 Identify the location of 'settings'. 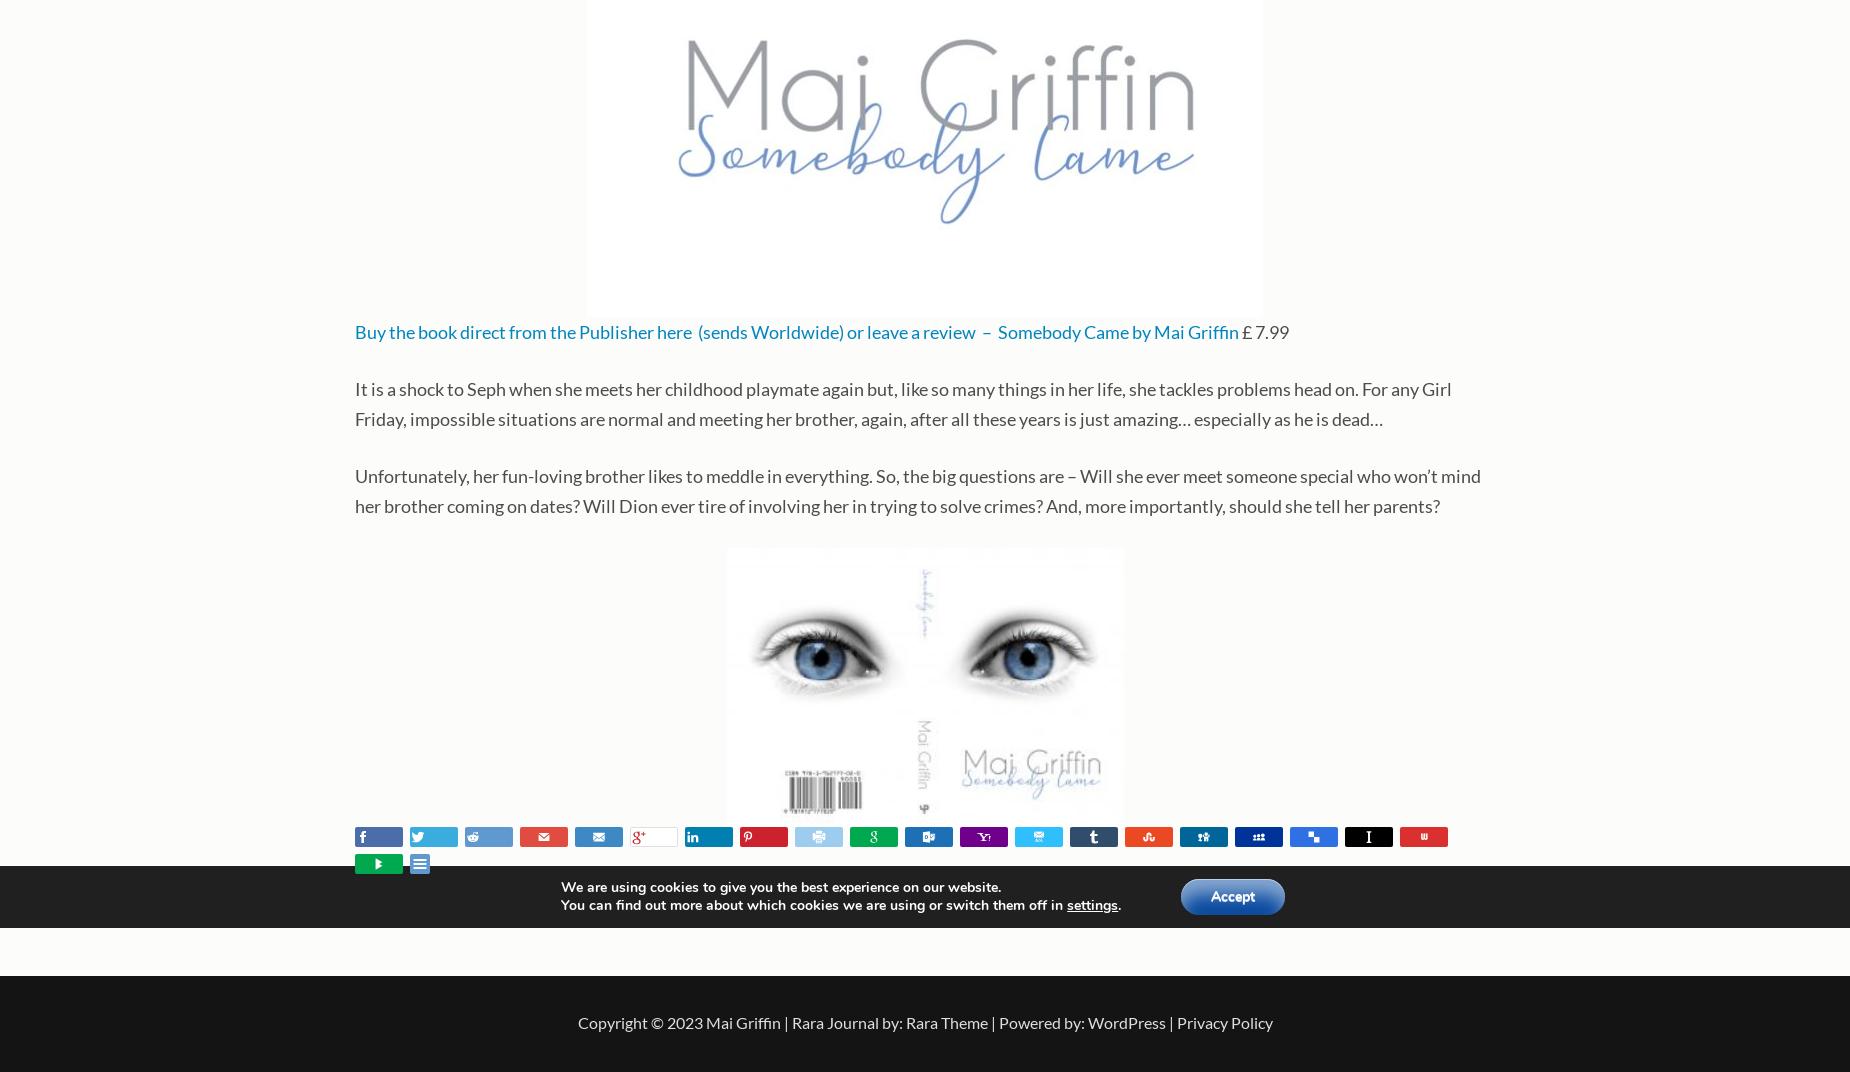
(1066, 905).